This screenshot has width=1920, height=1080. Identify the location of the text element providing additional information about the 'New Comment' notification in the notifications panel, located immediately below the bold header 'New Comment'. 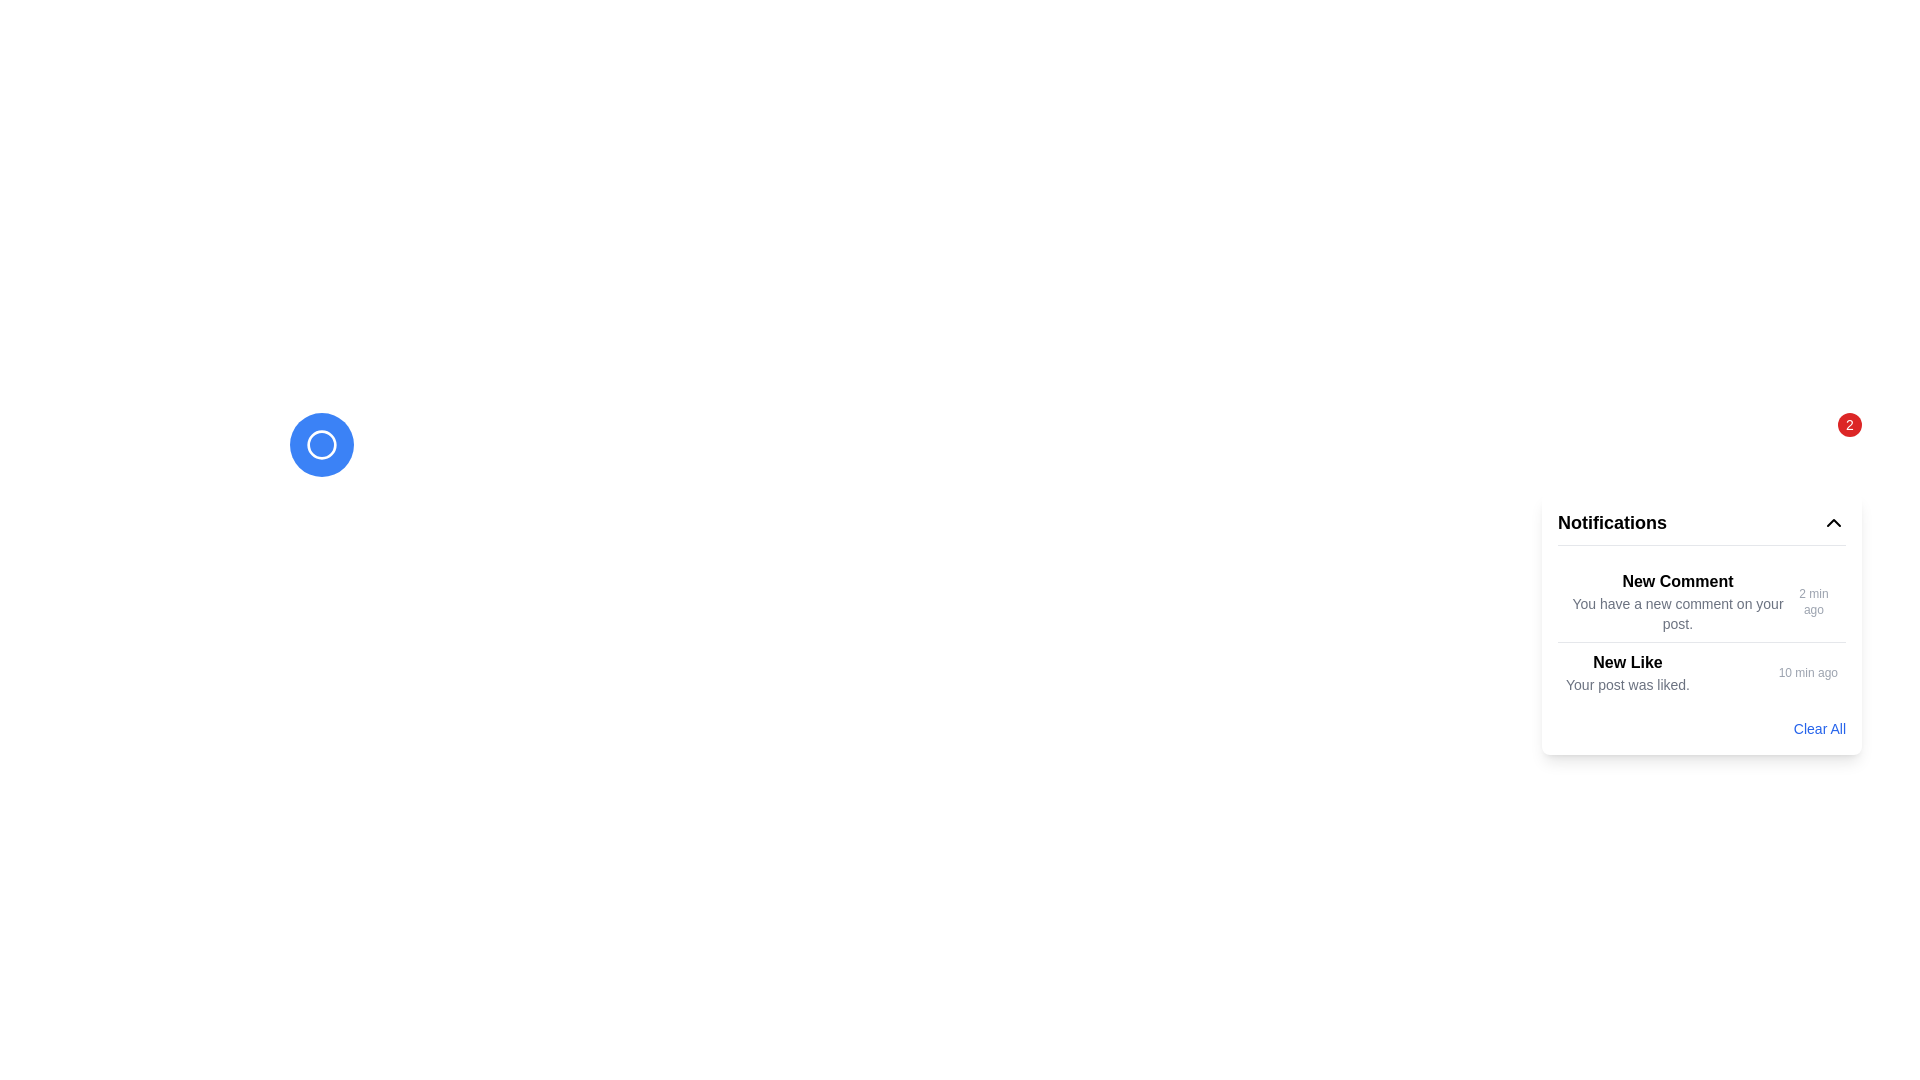
(1677, 612).